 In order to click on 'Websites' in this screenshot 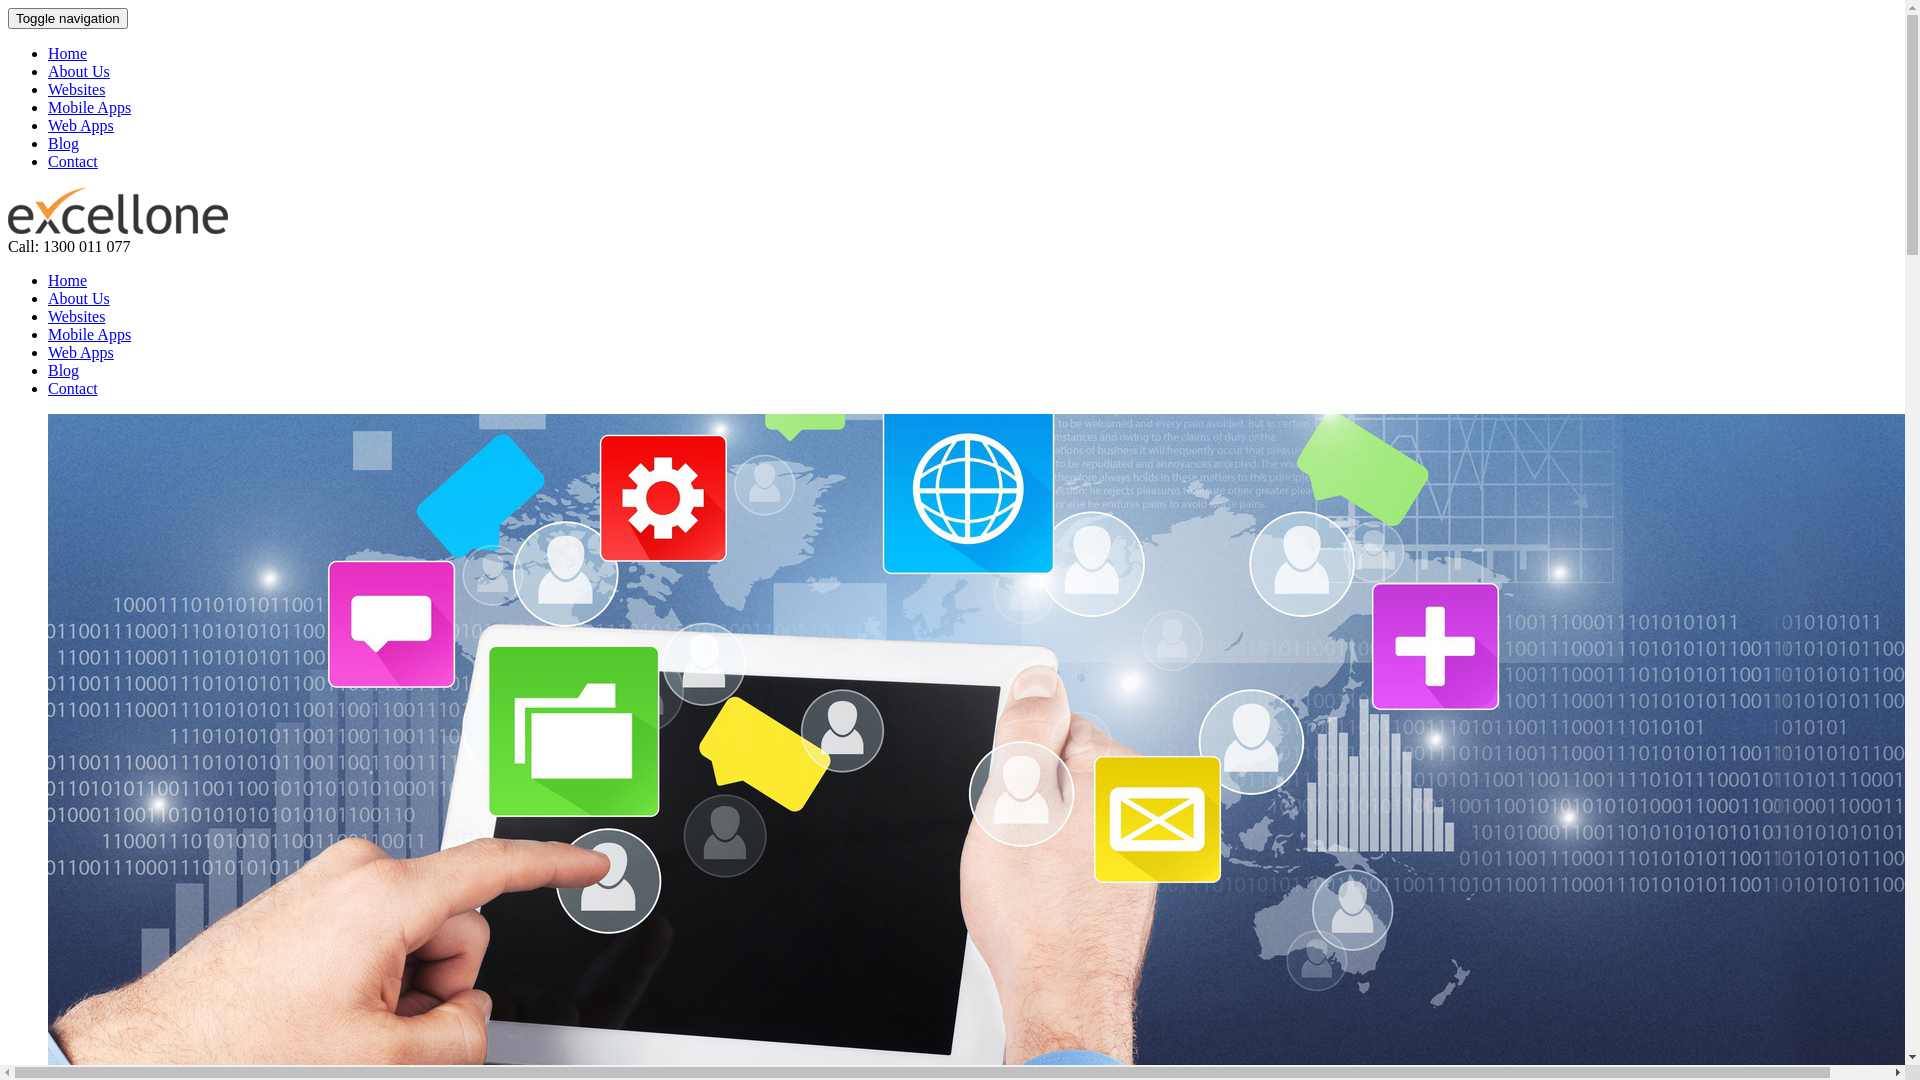, I will do `click(76, 88)`.